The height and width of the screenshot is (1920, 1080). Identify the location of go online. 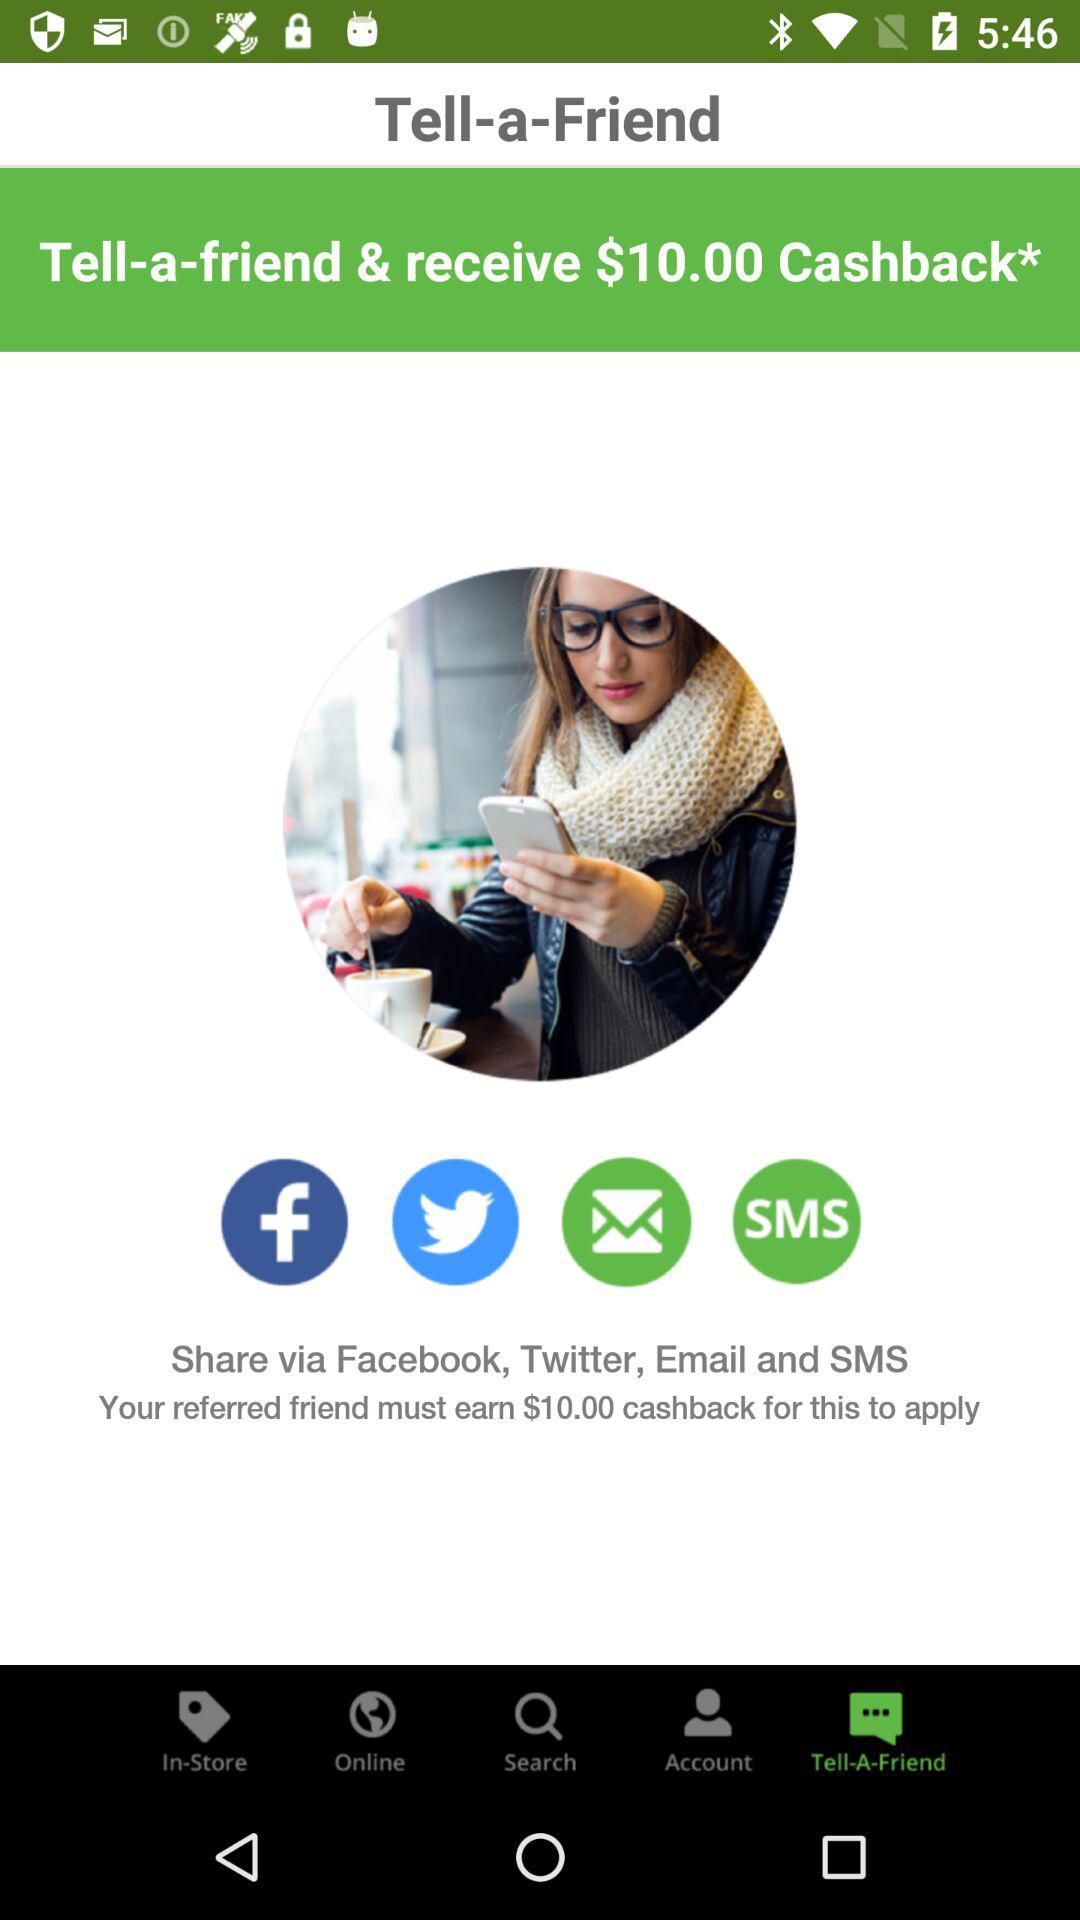
(371, 1728).